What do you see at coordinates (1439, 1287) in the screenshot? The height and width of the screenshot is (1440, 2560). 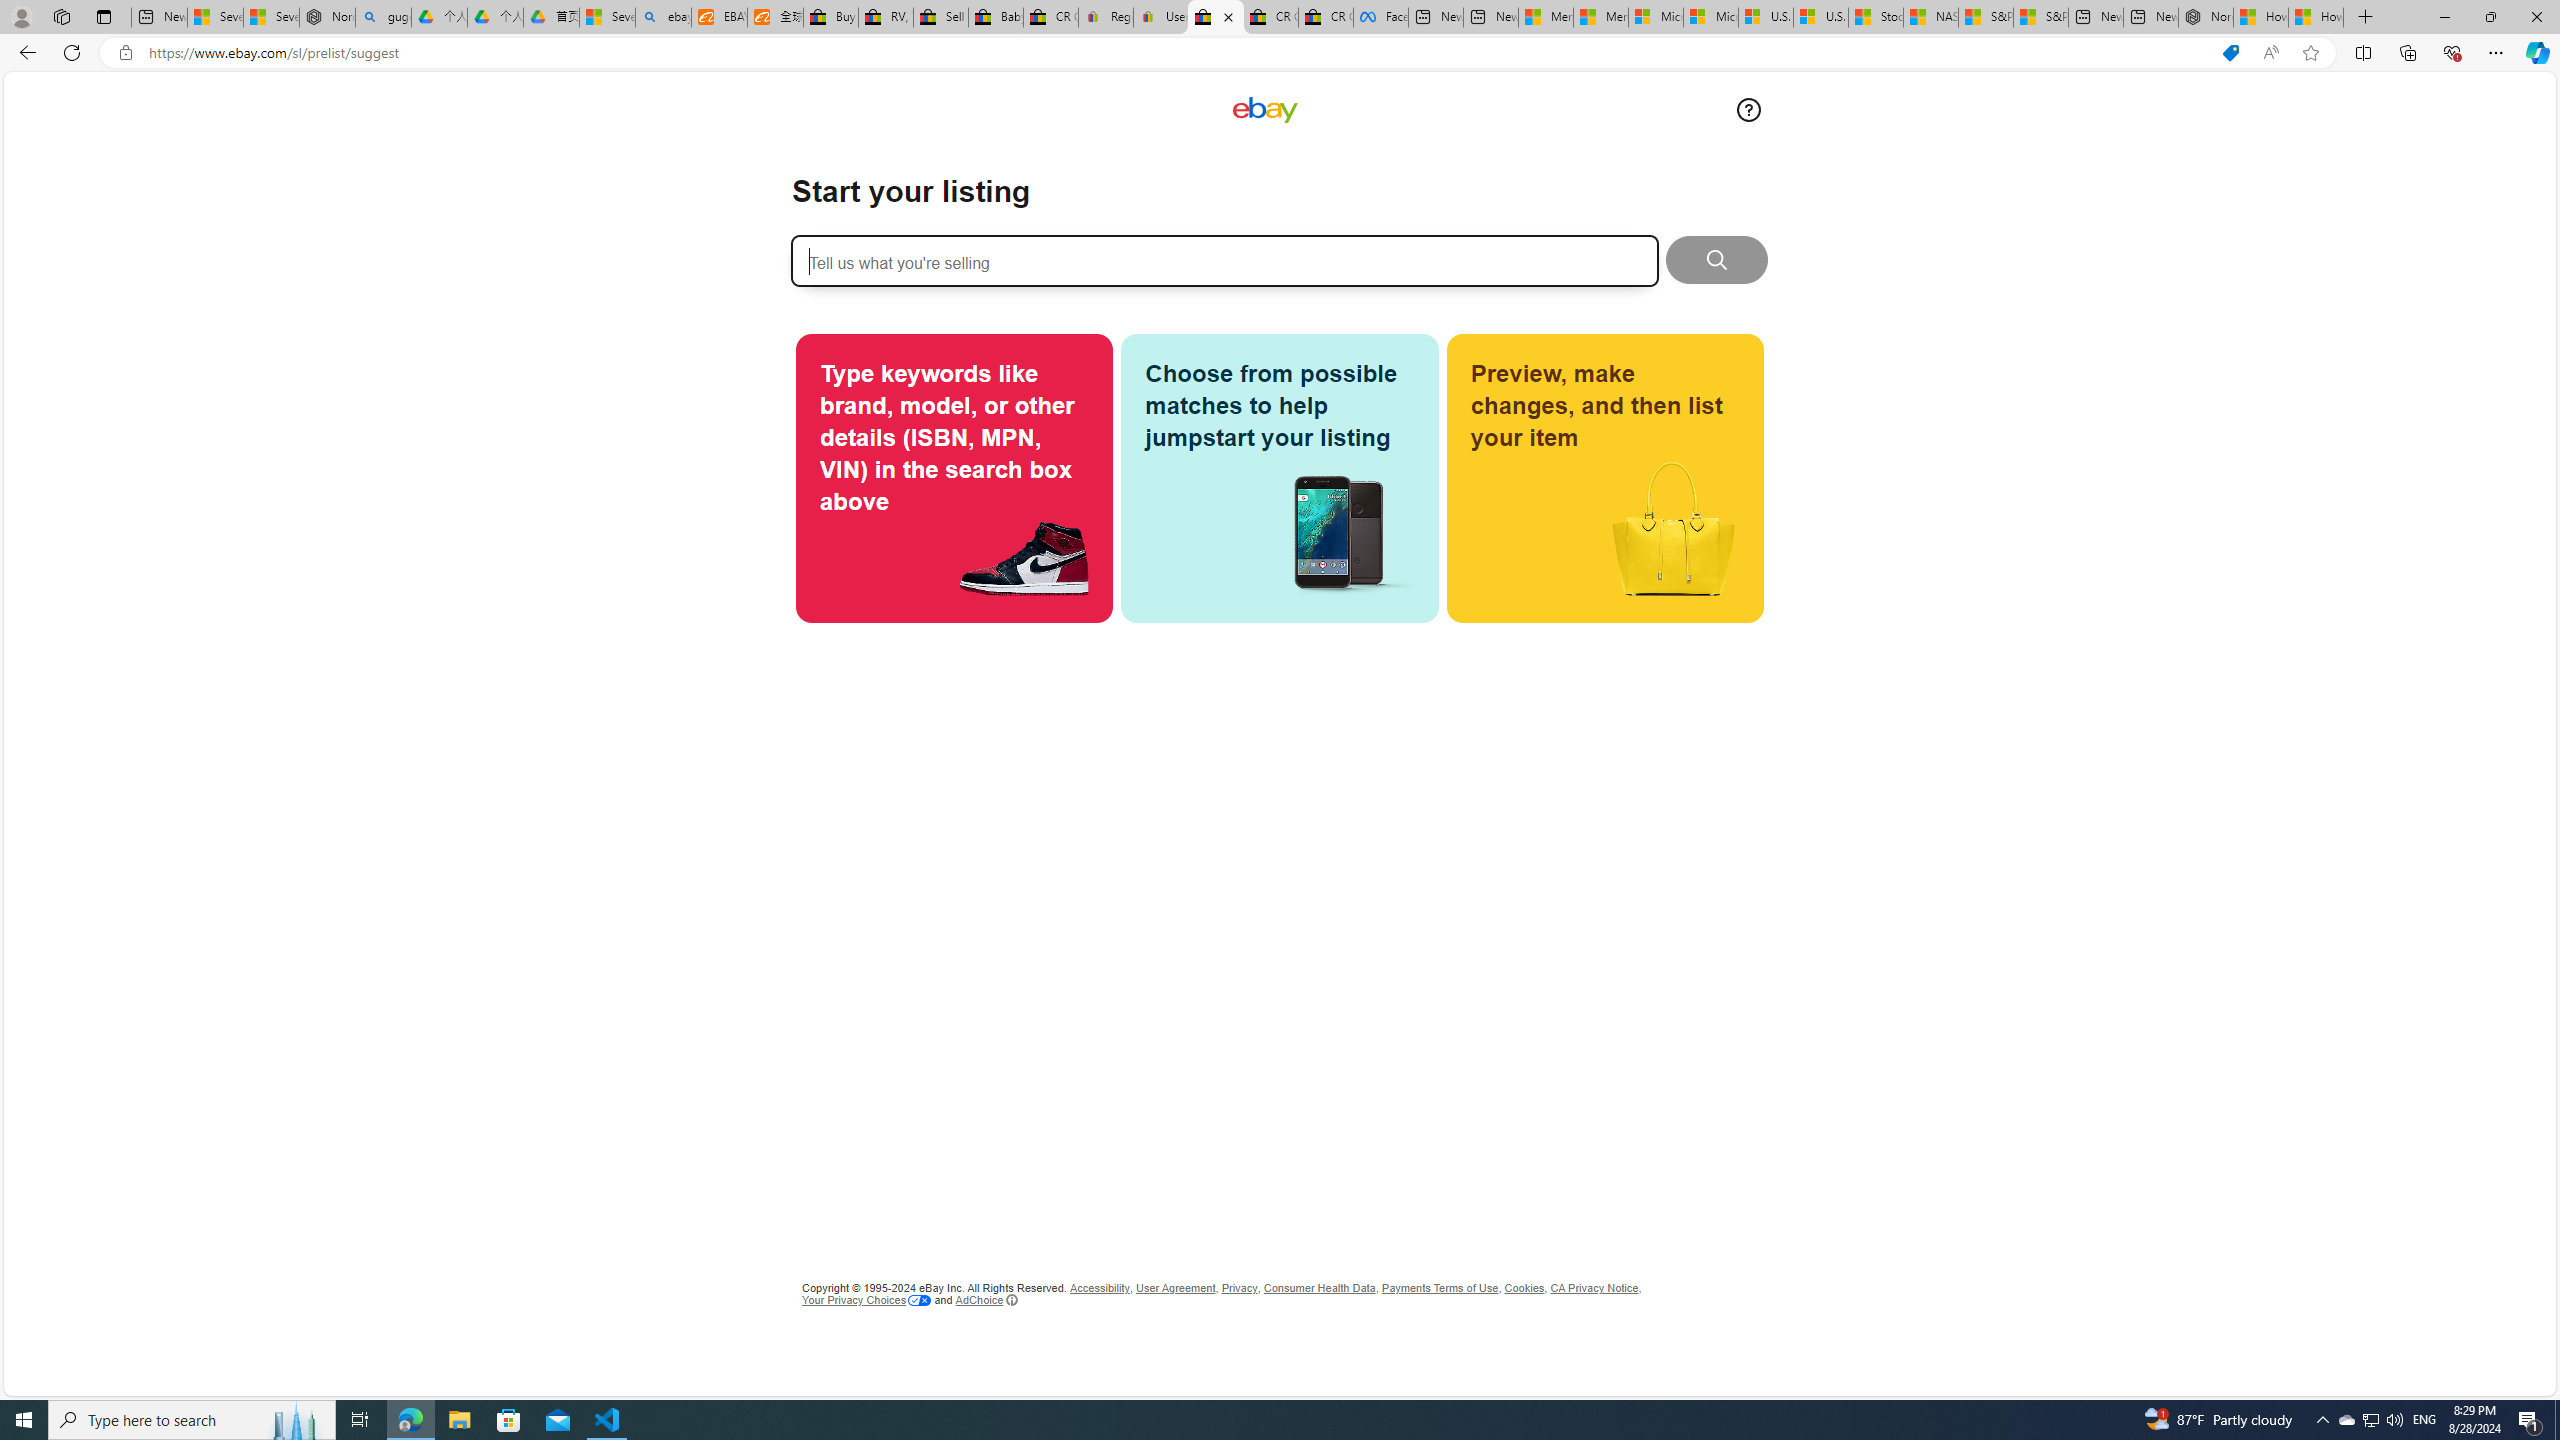 I see `'Payments Terms of Use'` at bounding box center [1439, 1287].